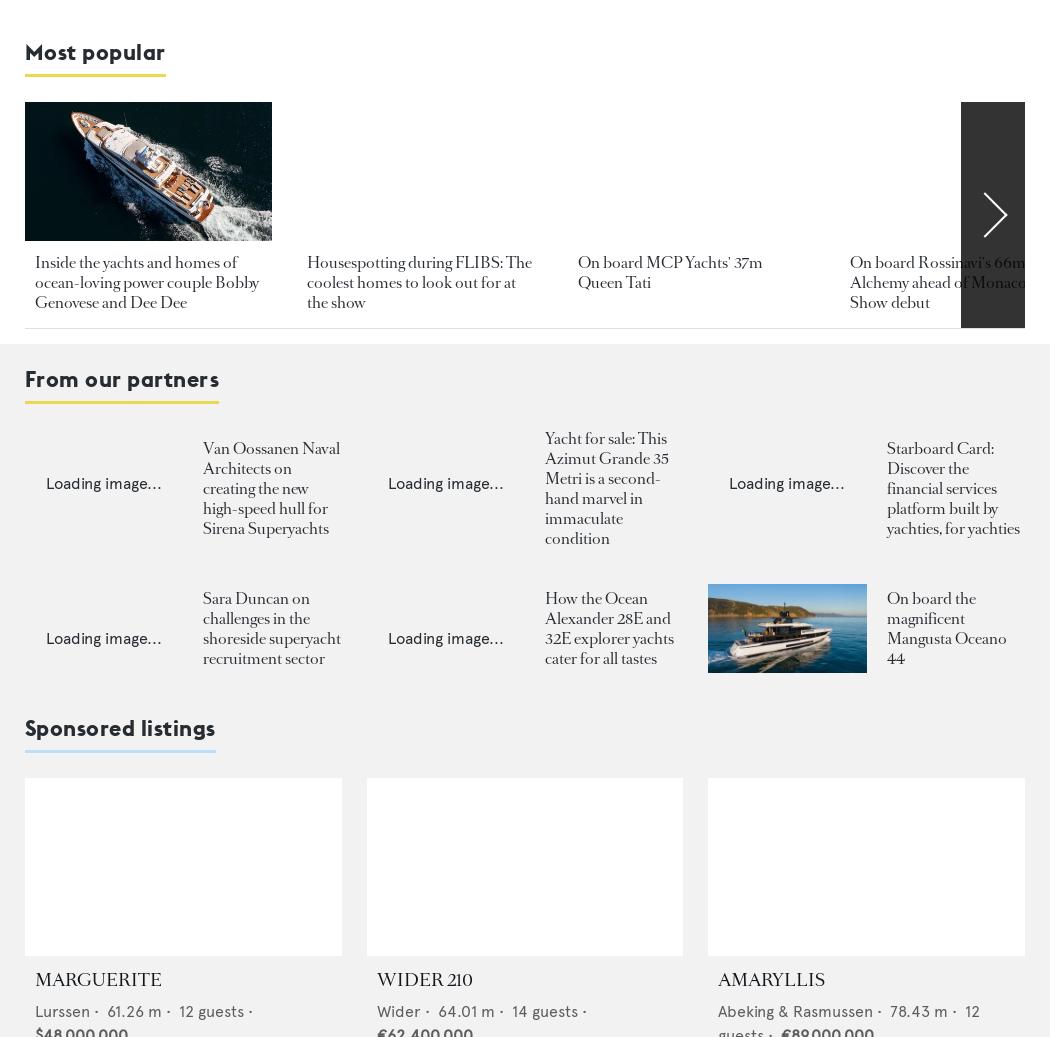 The width and height of the screenshot is (1050, 1037). Describe the element at coordinates (270, 486) in the screenshot. I see `'Van Oossanen Naval Architects on creating the new high-speed hull for Sirena Superyachts'` at that location.